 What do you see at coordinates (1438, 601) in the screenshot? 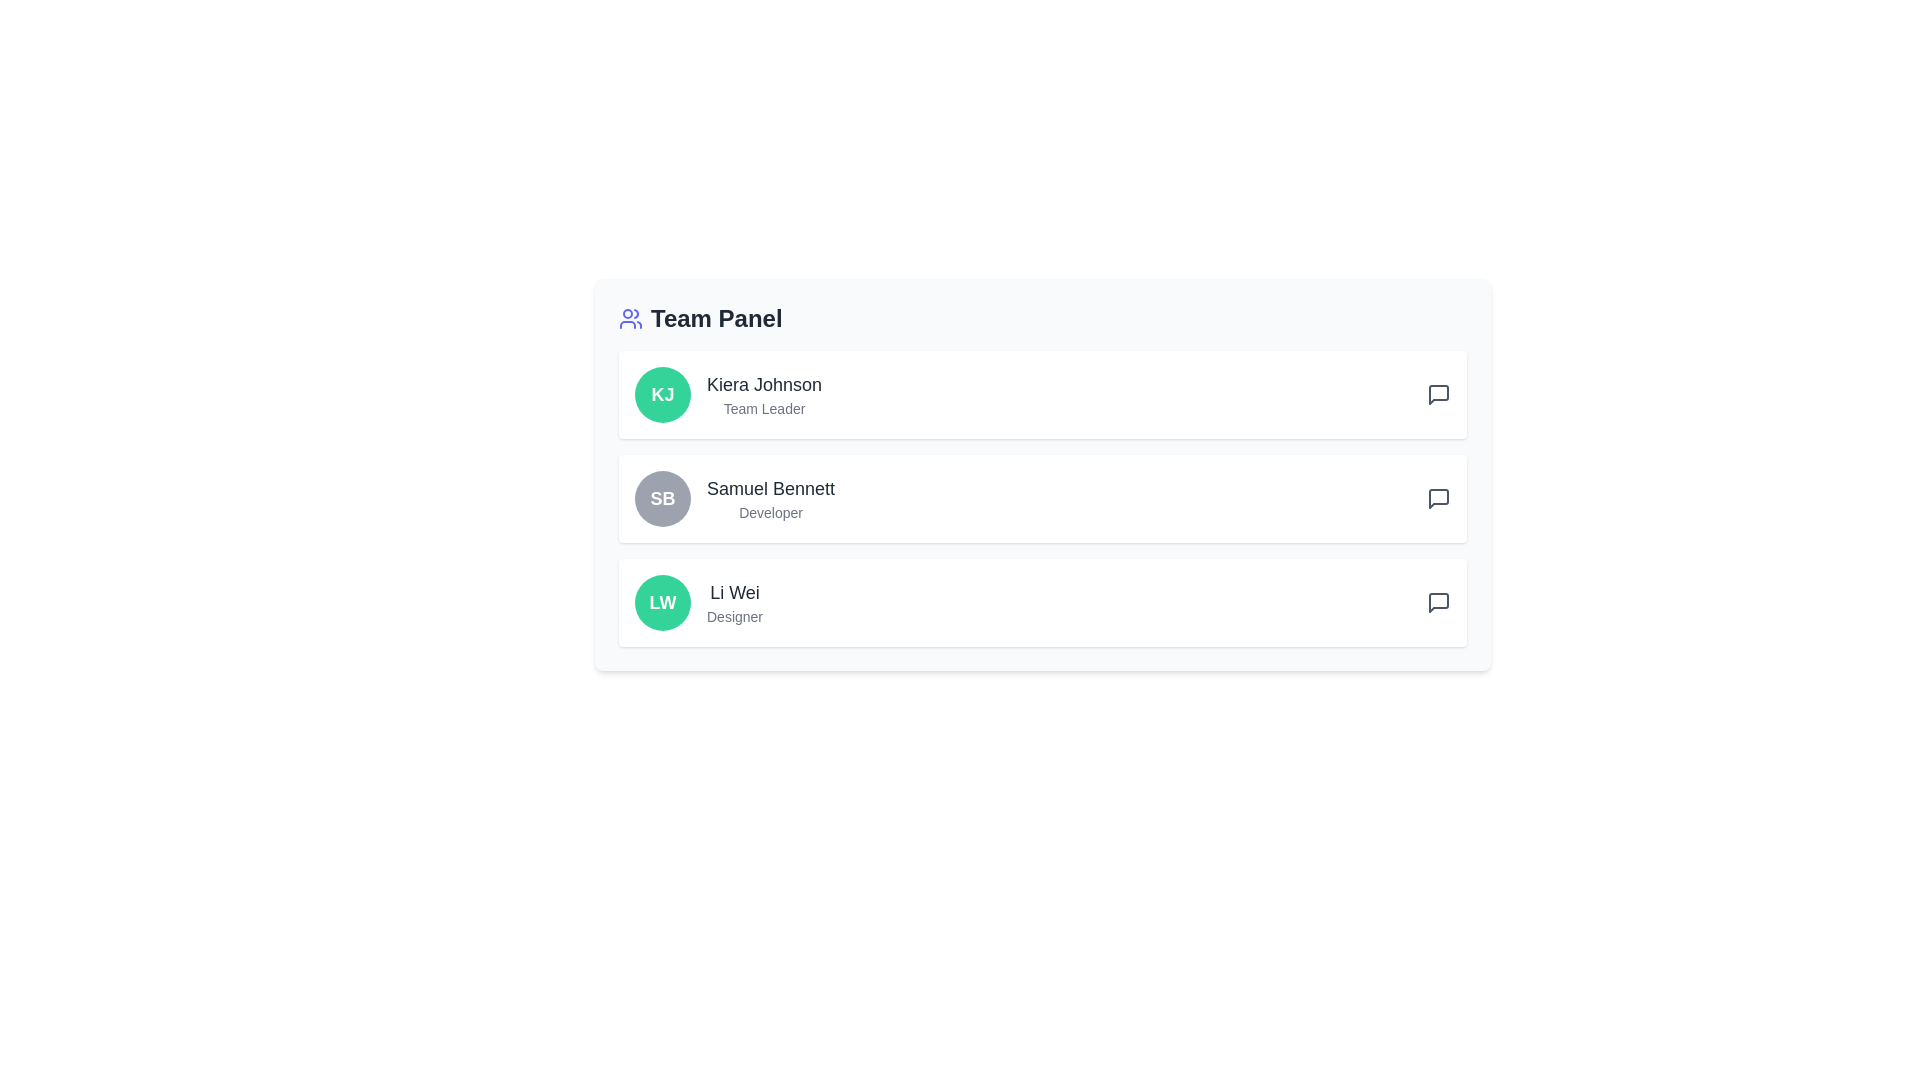
I see `the interactive icon button located at the right end of the user card for 'Li Wei'` at bounding box center [1438, 601].